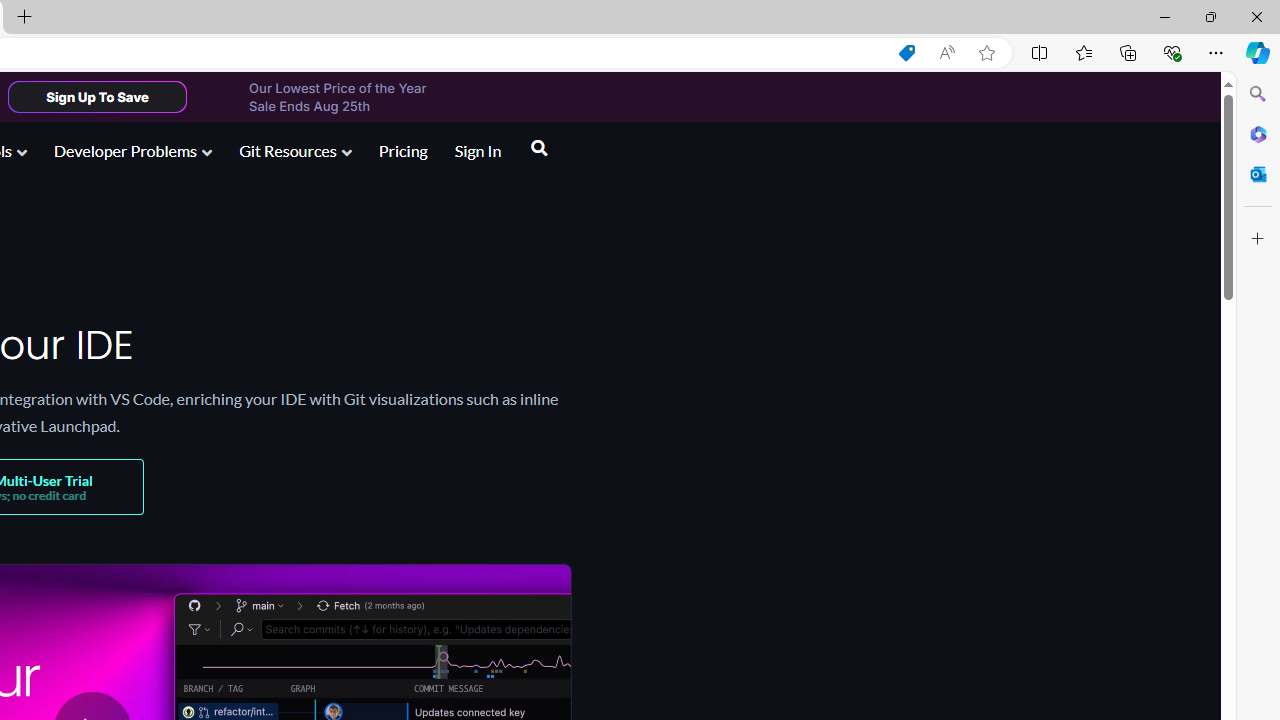  I want to click on 'Pricing', so click(401, 149).